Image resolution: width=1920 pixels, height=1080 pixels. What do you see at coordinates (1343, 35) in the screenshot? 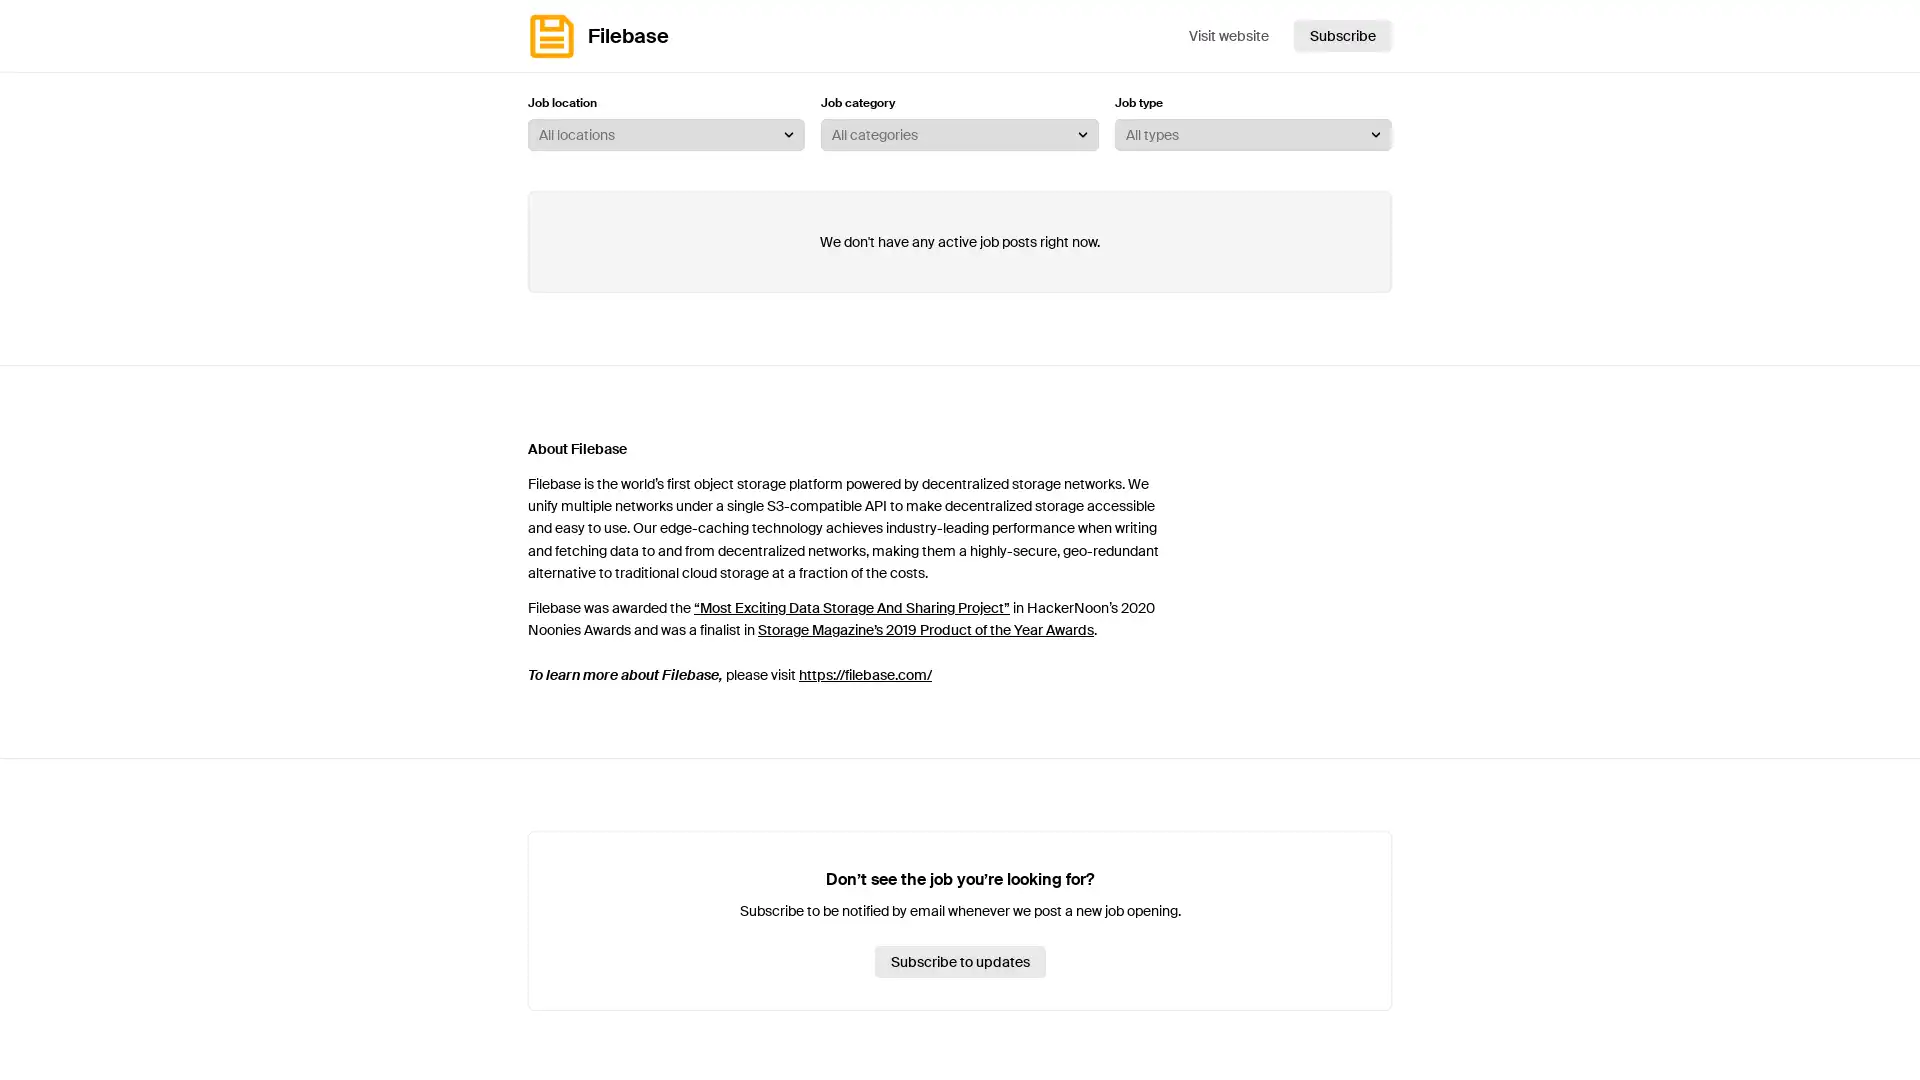
I see `Subscribe` at bounding box center [1343, 35].